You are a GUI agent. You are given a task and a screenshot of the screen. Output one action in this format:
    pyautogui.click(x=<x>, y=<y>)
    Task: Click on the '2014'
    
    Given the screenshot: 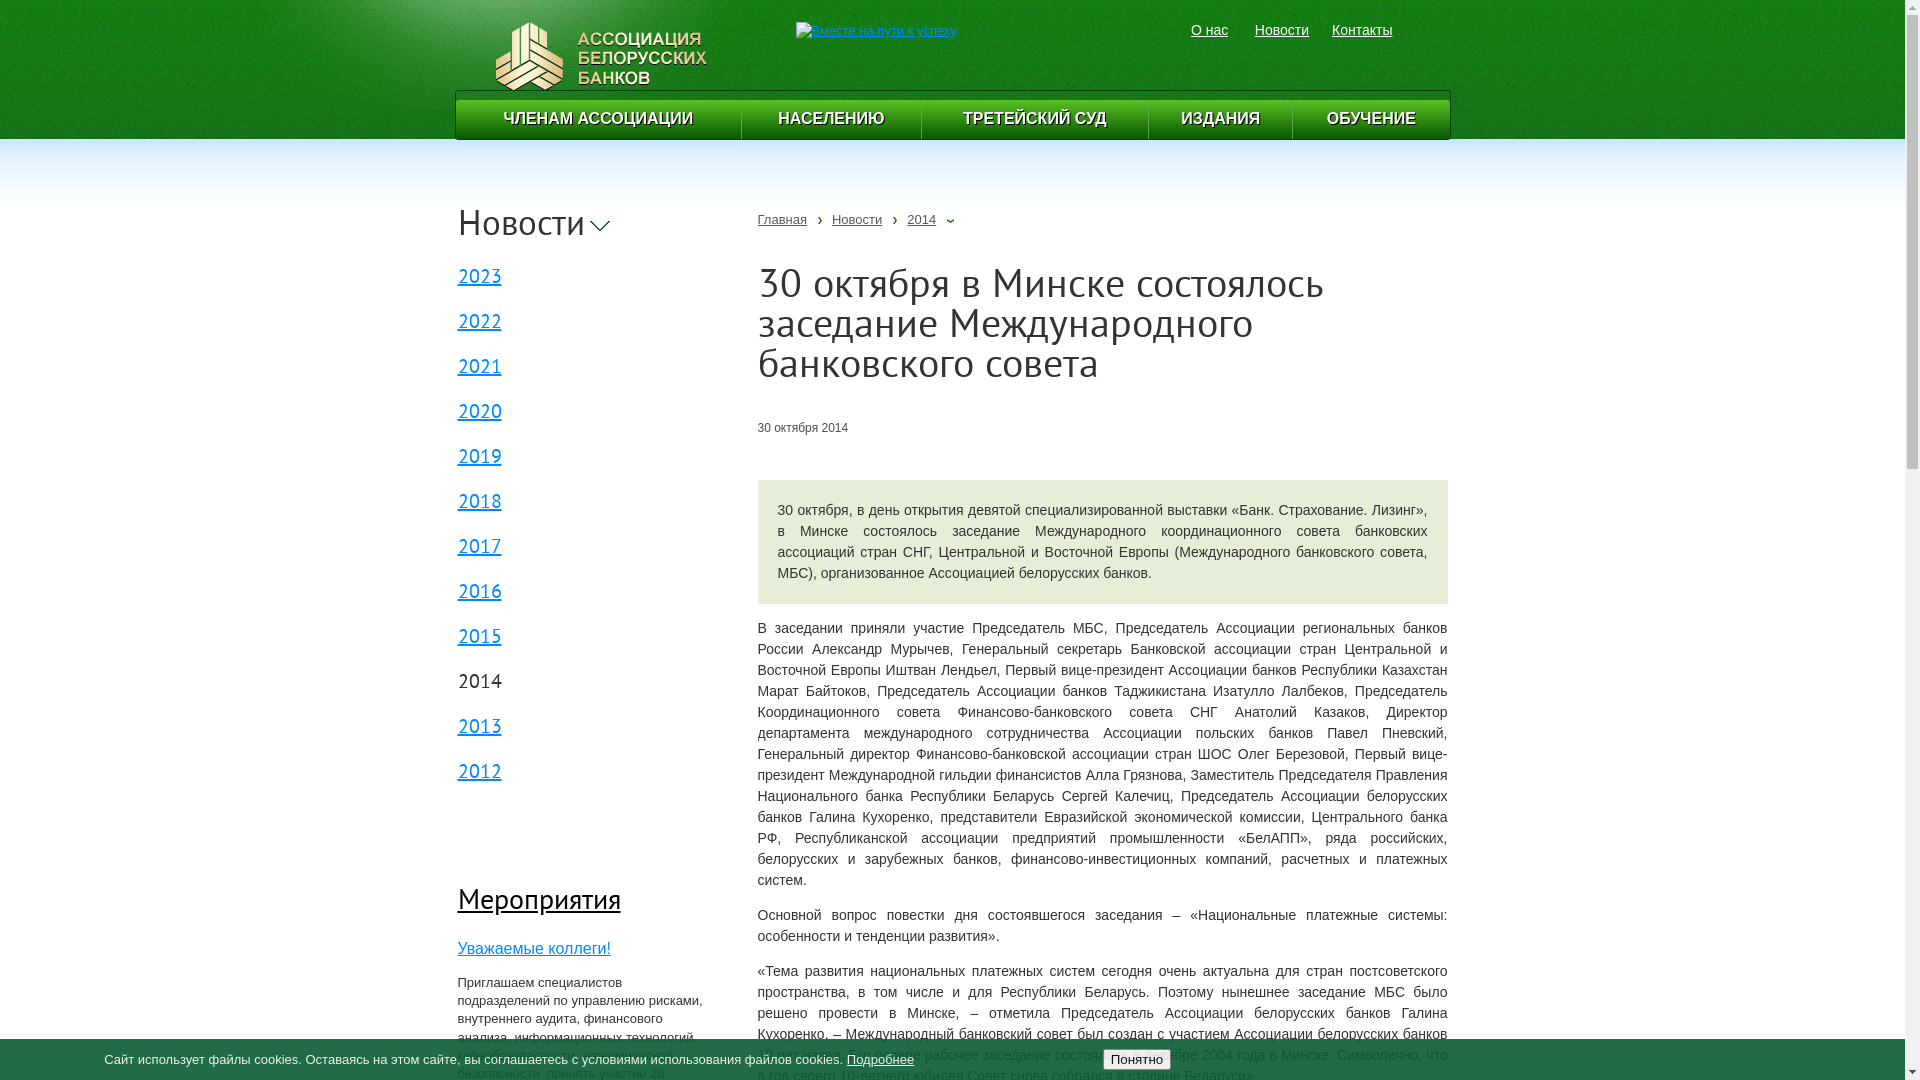 What is the action you would take?
    pyautogui.click(x=906, y=219)
    